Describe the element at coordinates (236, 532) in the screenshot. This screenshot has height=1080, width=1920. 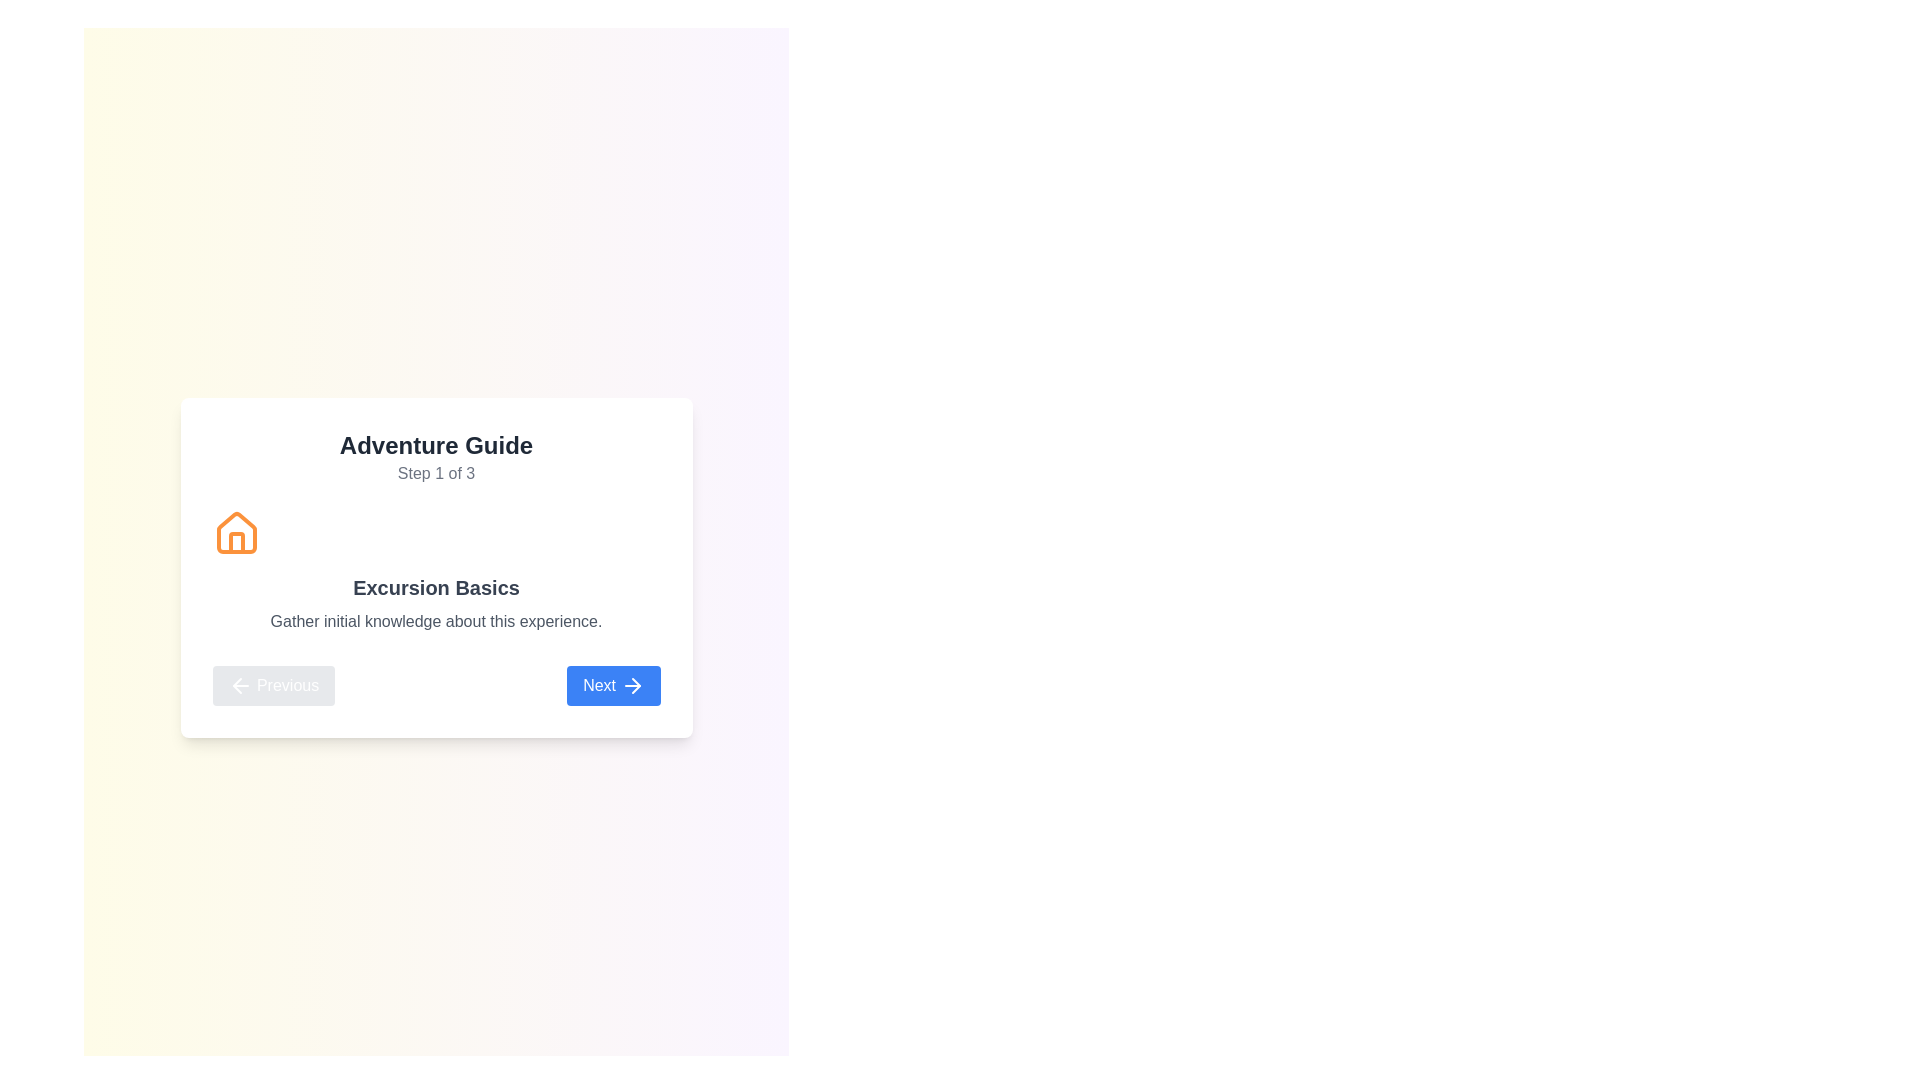
I see `the home icon that symbolizes the theme of 'Adventure Guide', located above the text 'Excursion Basics' and to the left of the 'Next' button` at that location.